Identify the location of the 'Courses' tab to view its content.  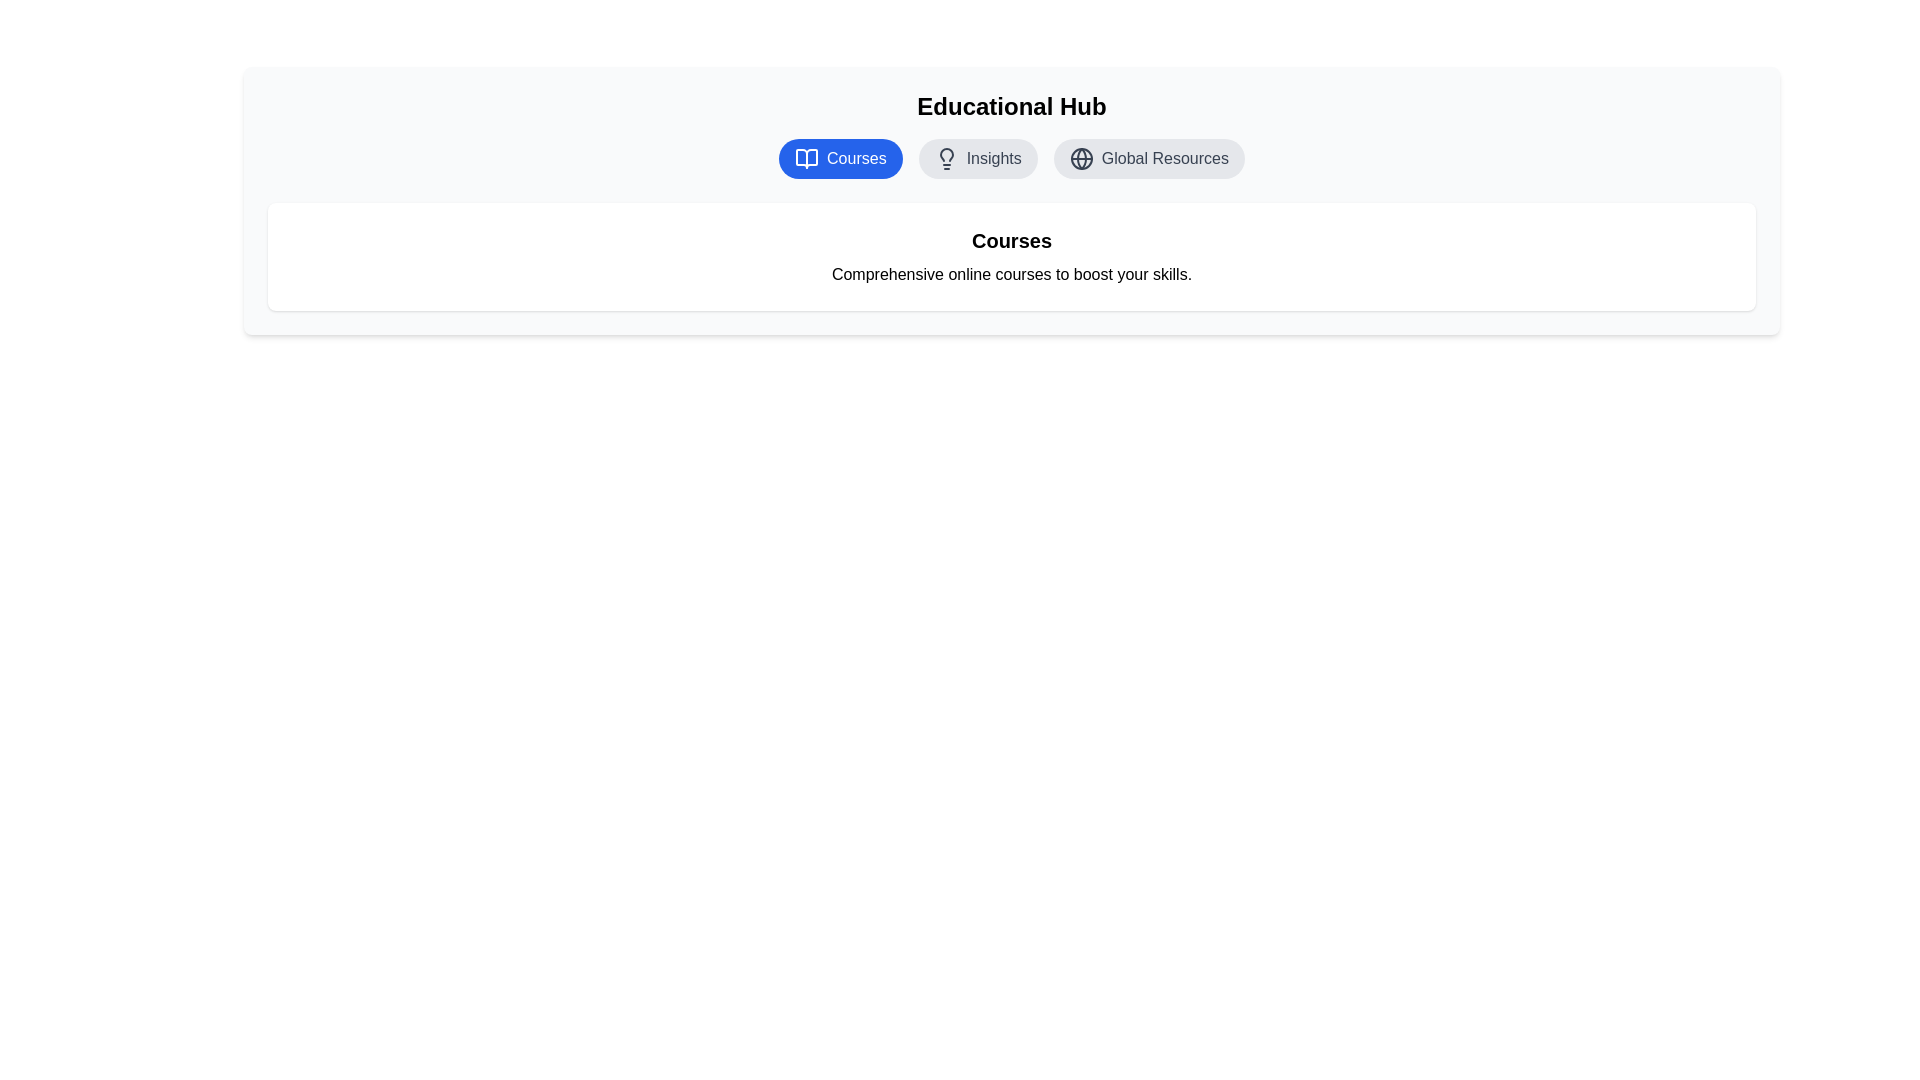
(840, 157).